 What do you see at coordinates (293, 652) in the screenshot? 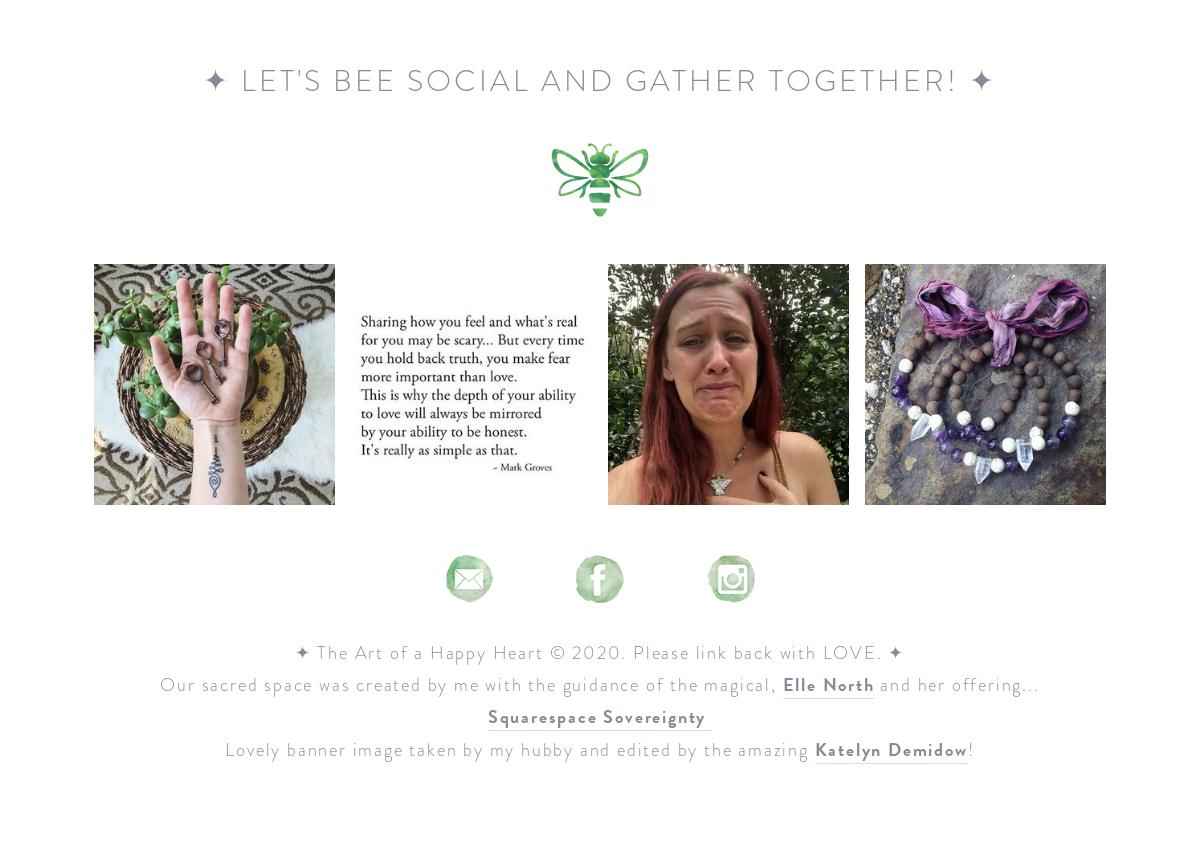
I see `'✦ The Art of a Happy Heart'` at bounding box center [293, 652].